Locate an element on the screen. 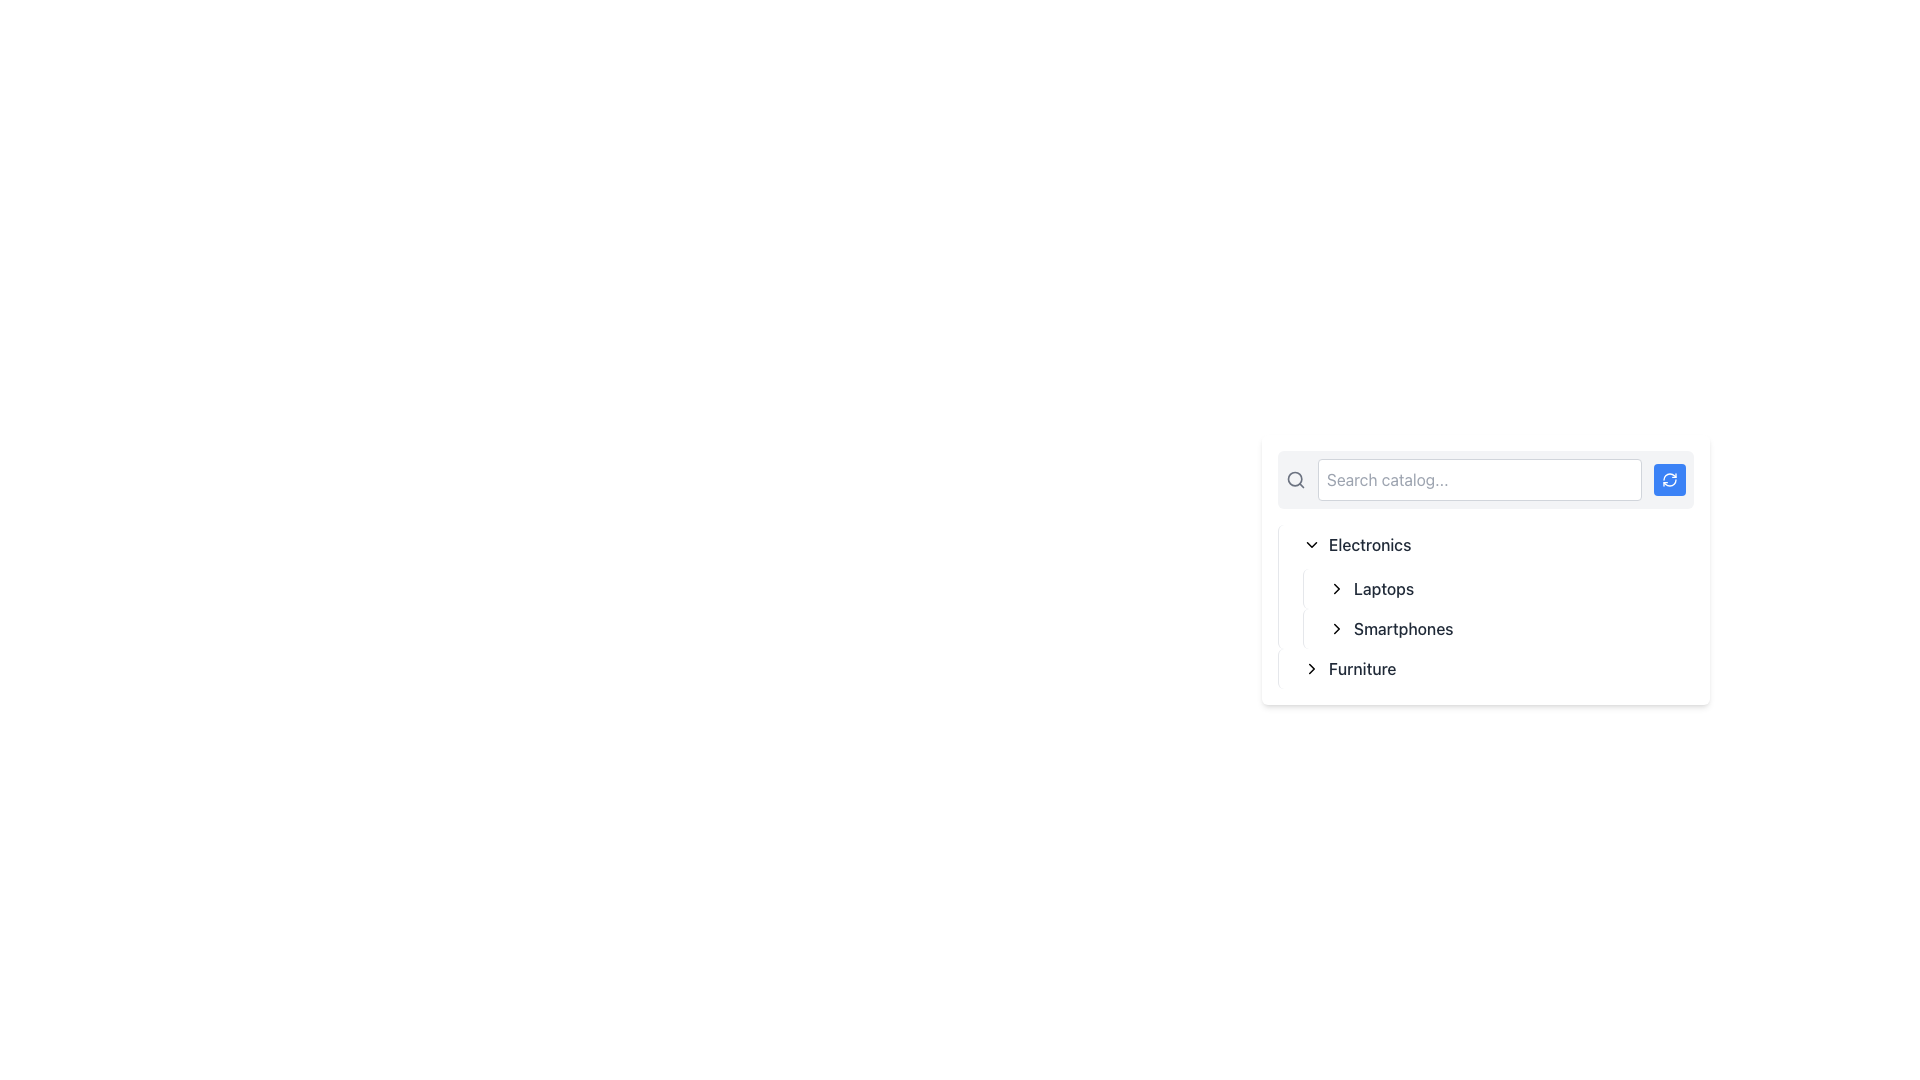  the refresh icon, which is styled as two curved arrows forming a circular pattern, located within a blue rounded rectangular button to refresh the content is located at coordinates (1670, 479).